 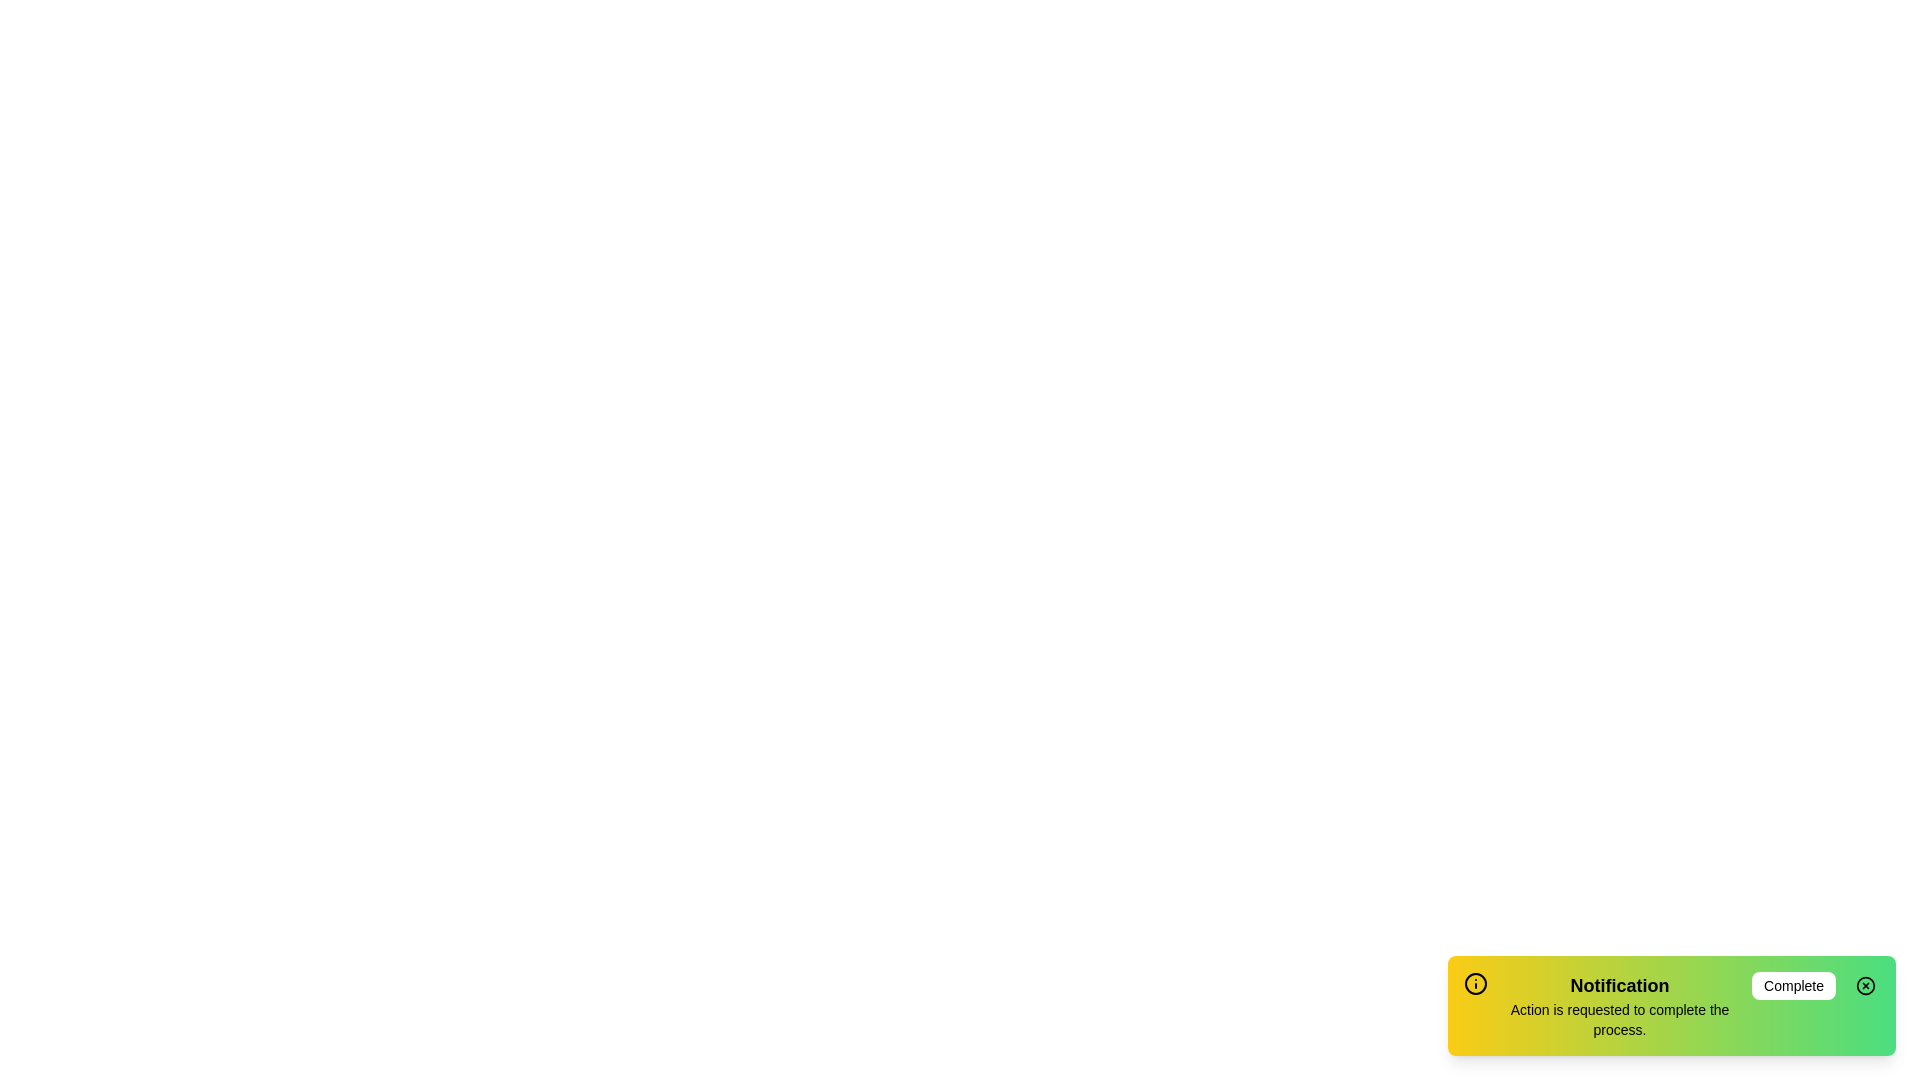 I want to click on the info icon to inspect its details, so click(x=1476, y=982).